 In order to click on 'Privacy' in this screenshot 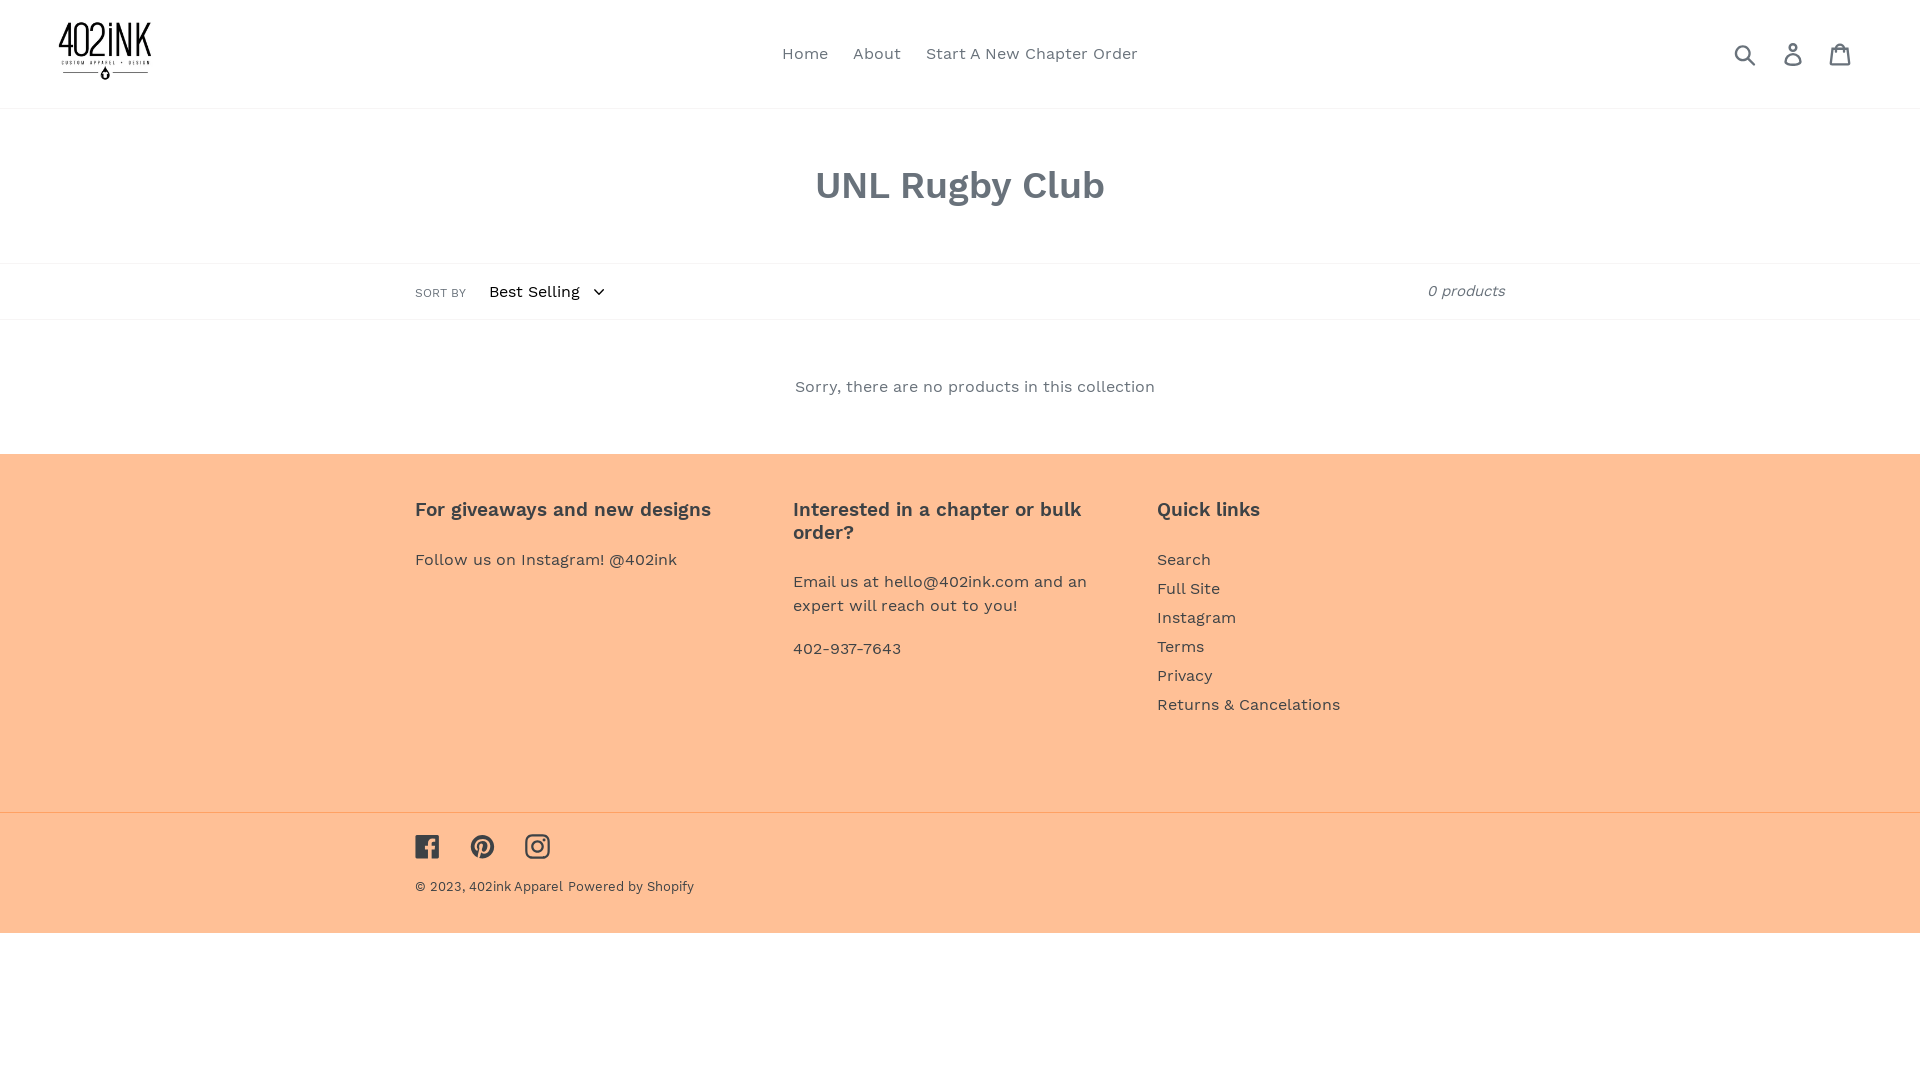, I will do `click(1185, 675)`.